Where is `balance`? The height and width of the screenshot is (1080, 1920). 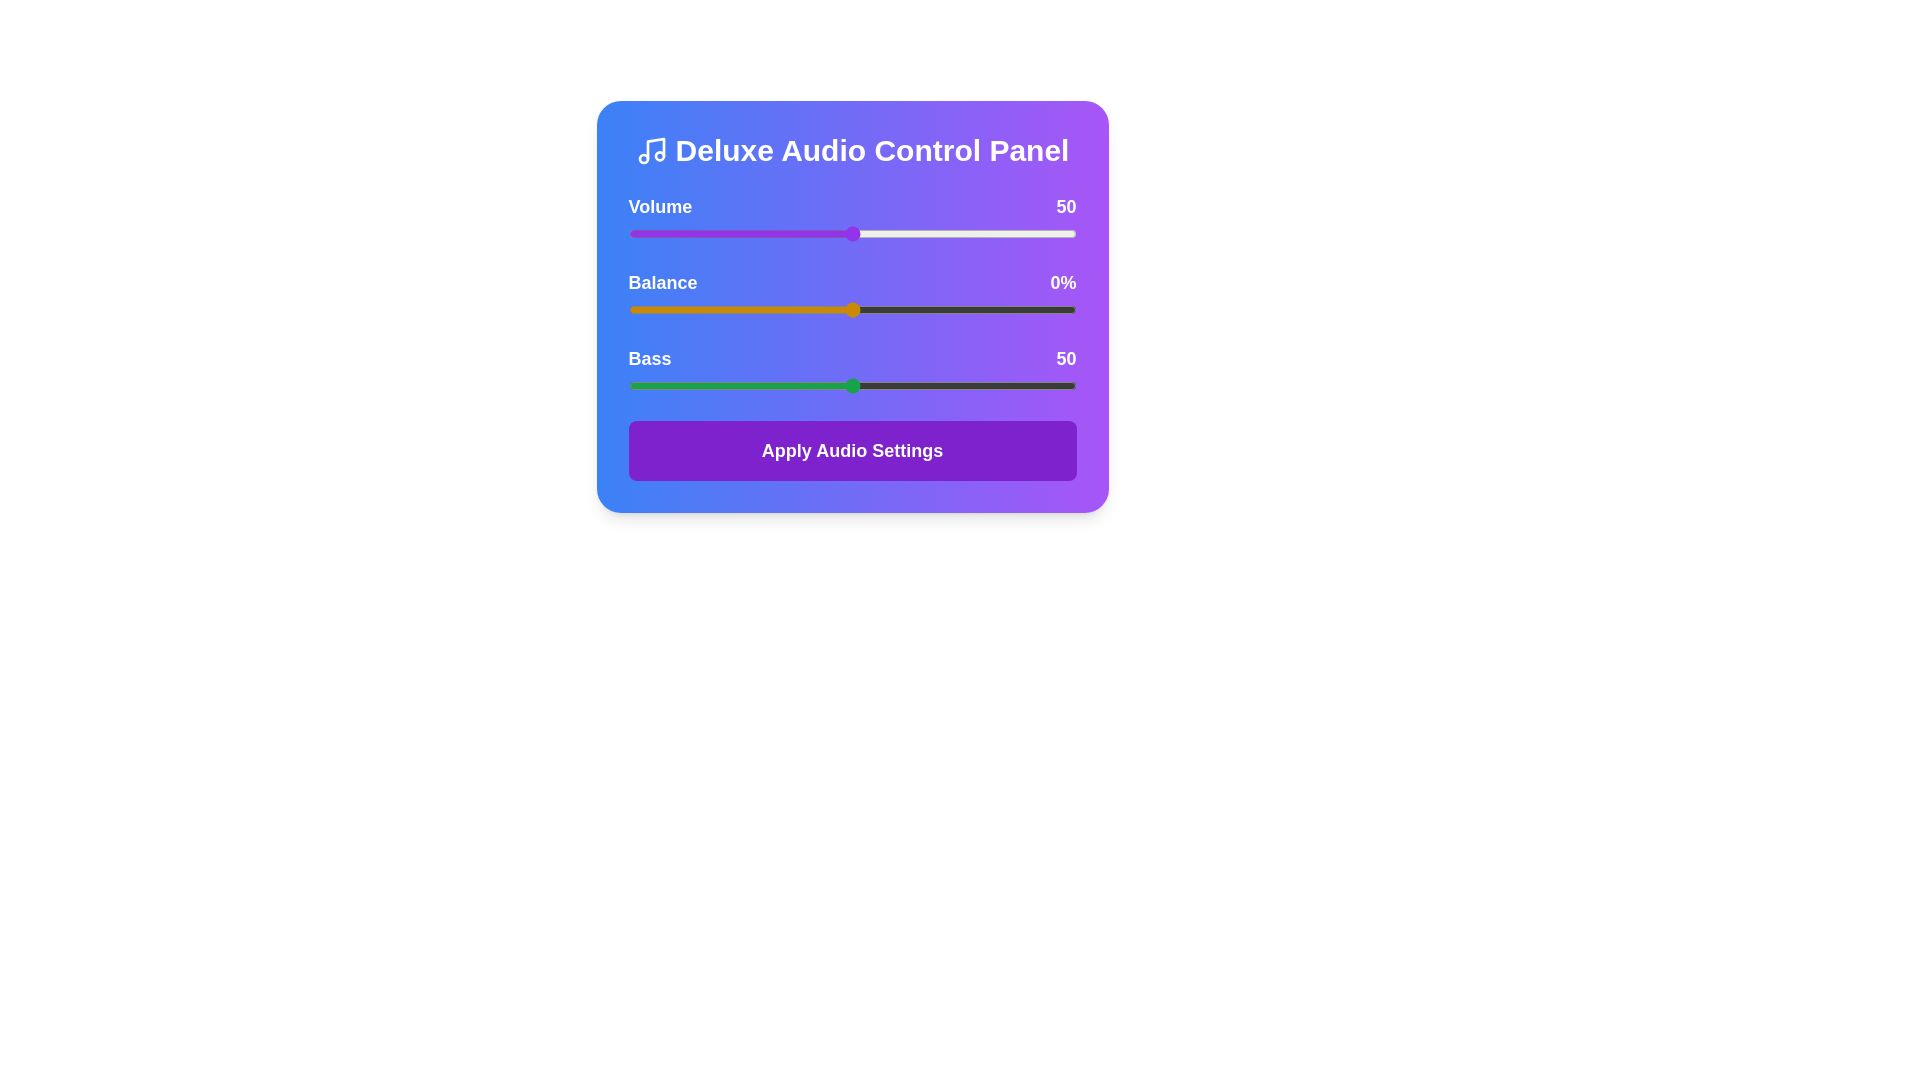
balance is located at coordinates (923, 309).